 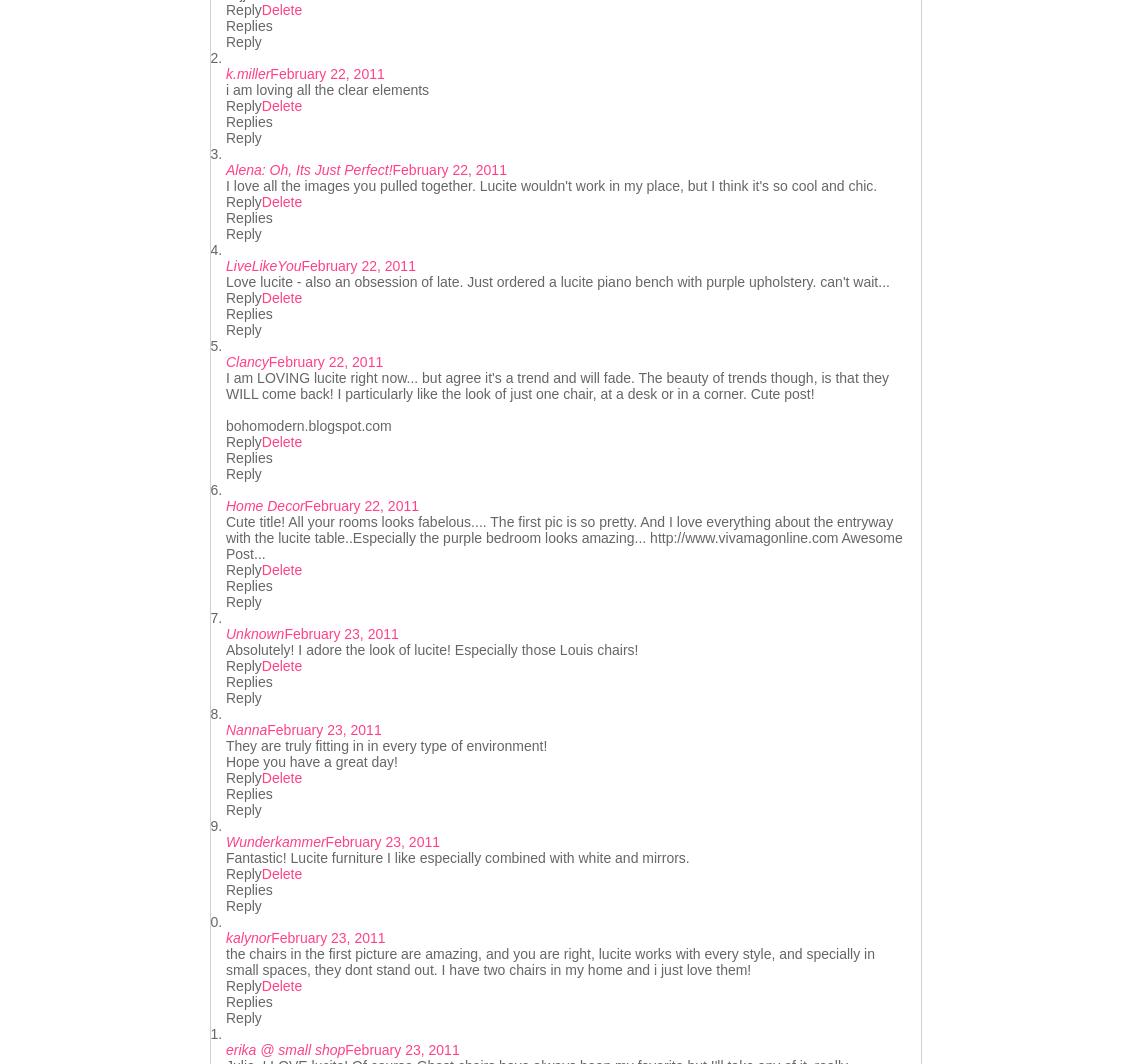 I want to click on 'Hope you have a great day!', so click(x=311, y=762).